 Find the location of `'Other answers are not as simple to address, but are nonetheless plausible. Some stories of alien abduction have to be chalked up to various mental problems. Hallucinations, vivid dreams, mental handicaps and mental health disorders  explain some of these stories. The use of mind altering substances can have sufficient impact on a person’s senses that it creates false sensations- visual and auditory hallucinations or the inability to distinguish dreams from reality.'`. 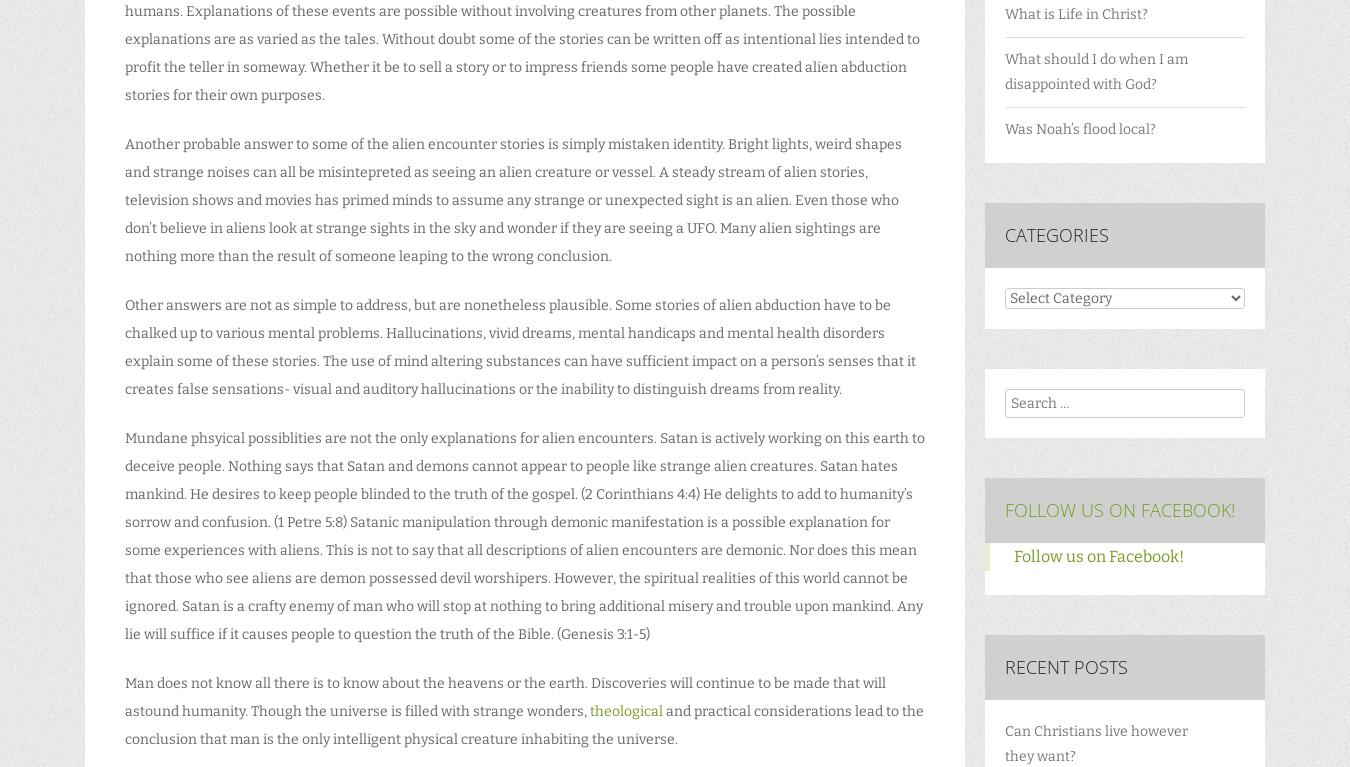

'Other answers are not as simple to address, but are nonetheless plausible. Some stories of alien abduction have to be chalked up to various mental problems. Hallucinations, vivid dreams, mental handicaps and mental health disorders  explain some of these stories. The use of mind altering substances can have sufficient impact on a person’s senses that it creates false sensations- visual and auditory hallucinations or the inability to distinguish dreams from reality.' is located at coordinates (125, 347).